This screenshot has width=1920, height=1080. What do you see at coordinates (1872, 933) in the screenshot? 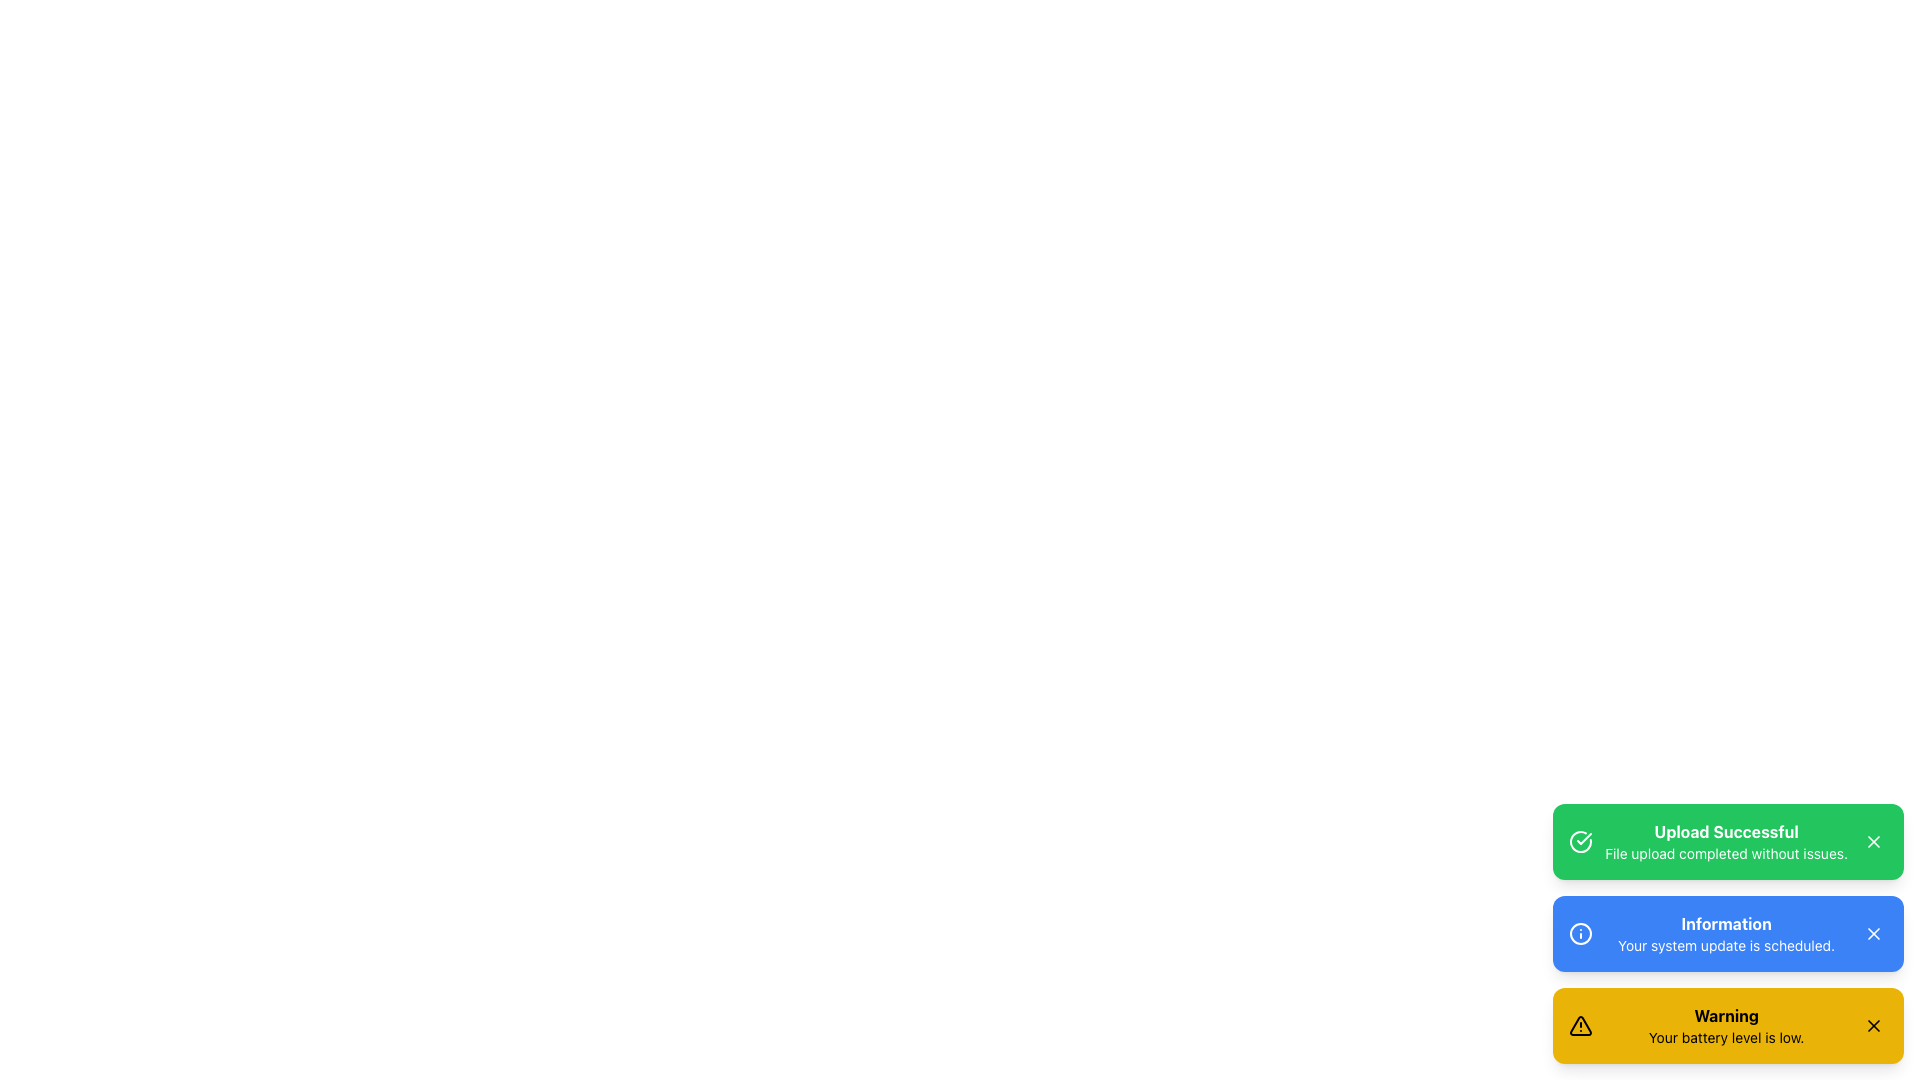
I see `the small circular button with a visible 'X' icon at its center located in the top-right corner of the blue rectangular notification box` at bounding box center [1872, 933].